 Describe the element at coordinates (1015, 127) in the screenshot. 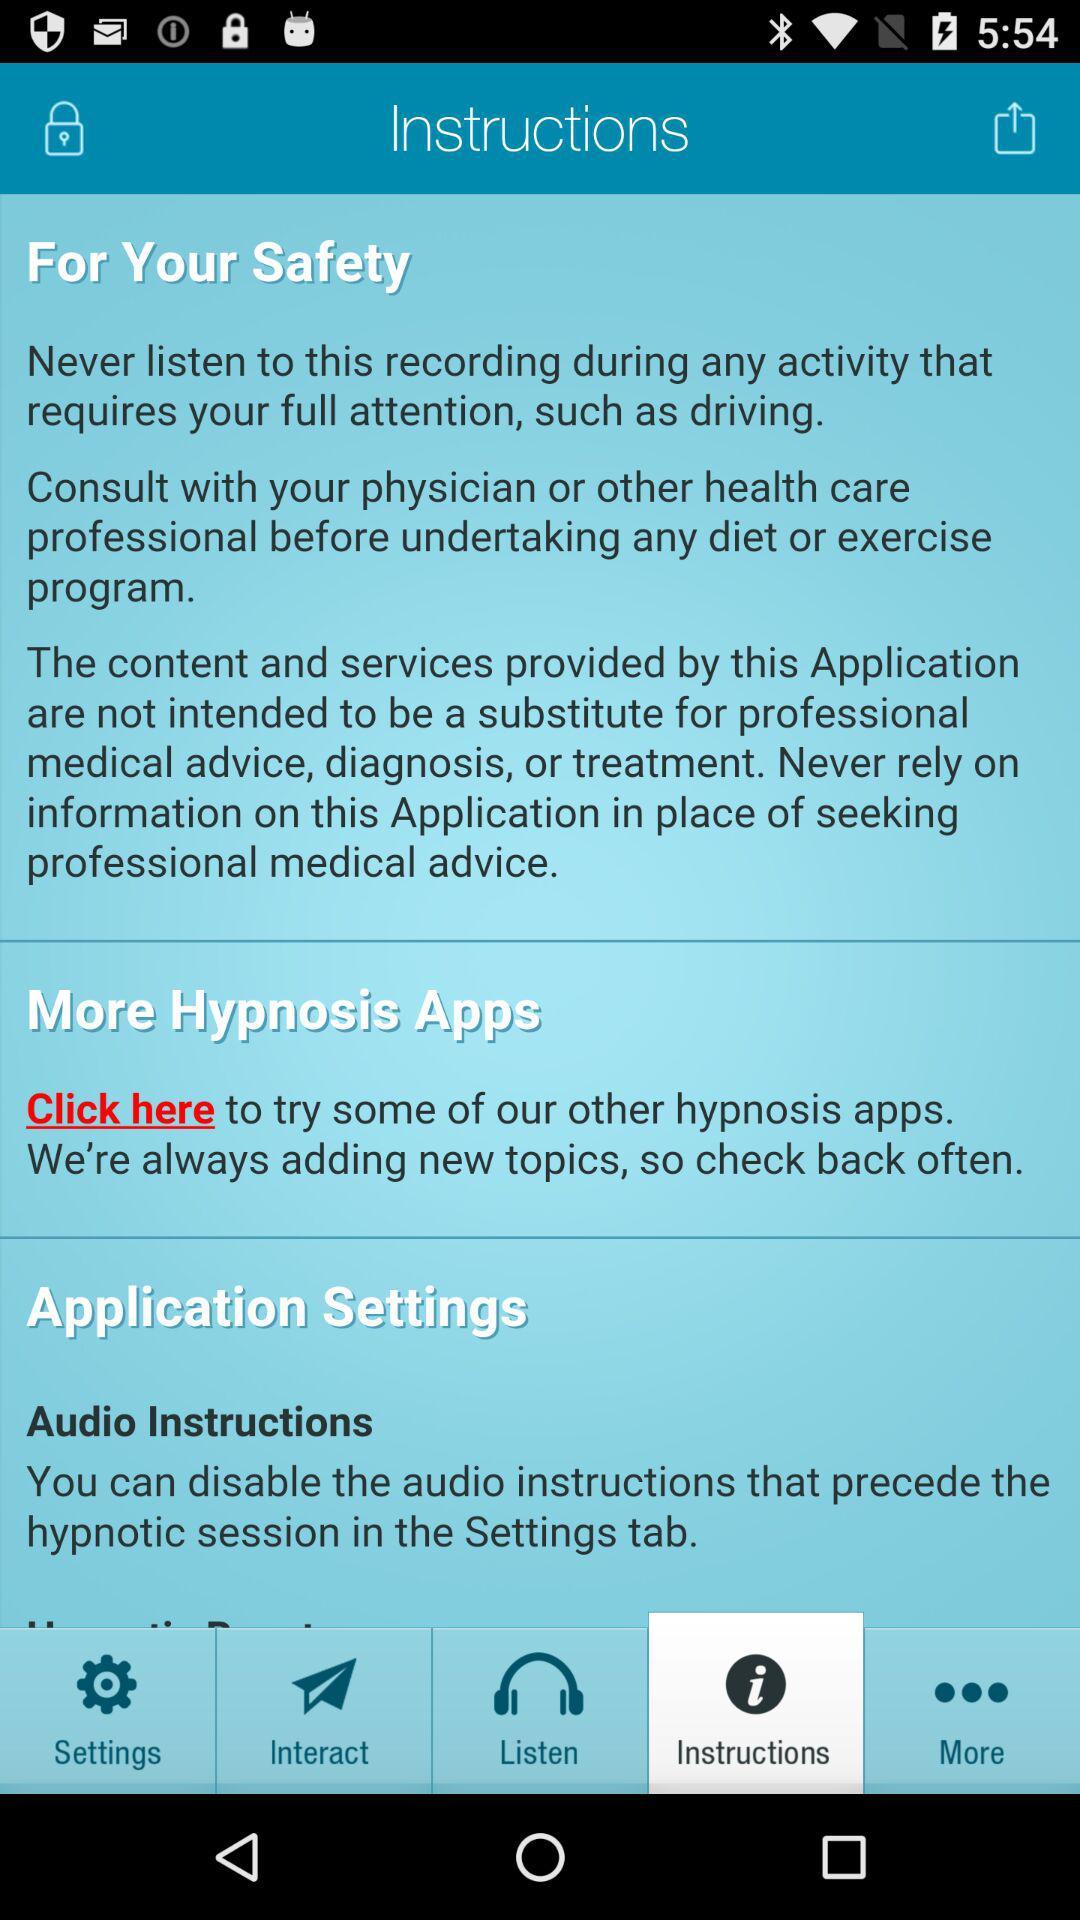

I see `exit from the current tab` at that location.